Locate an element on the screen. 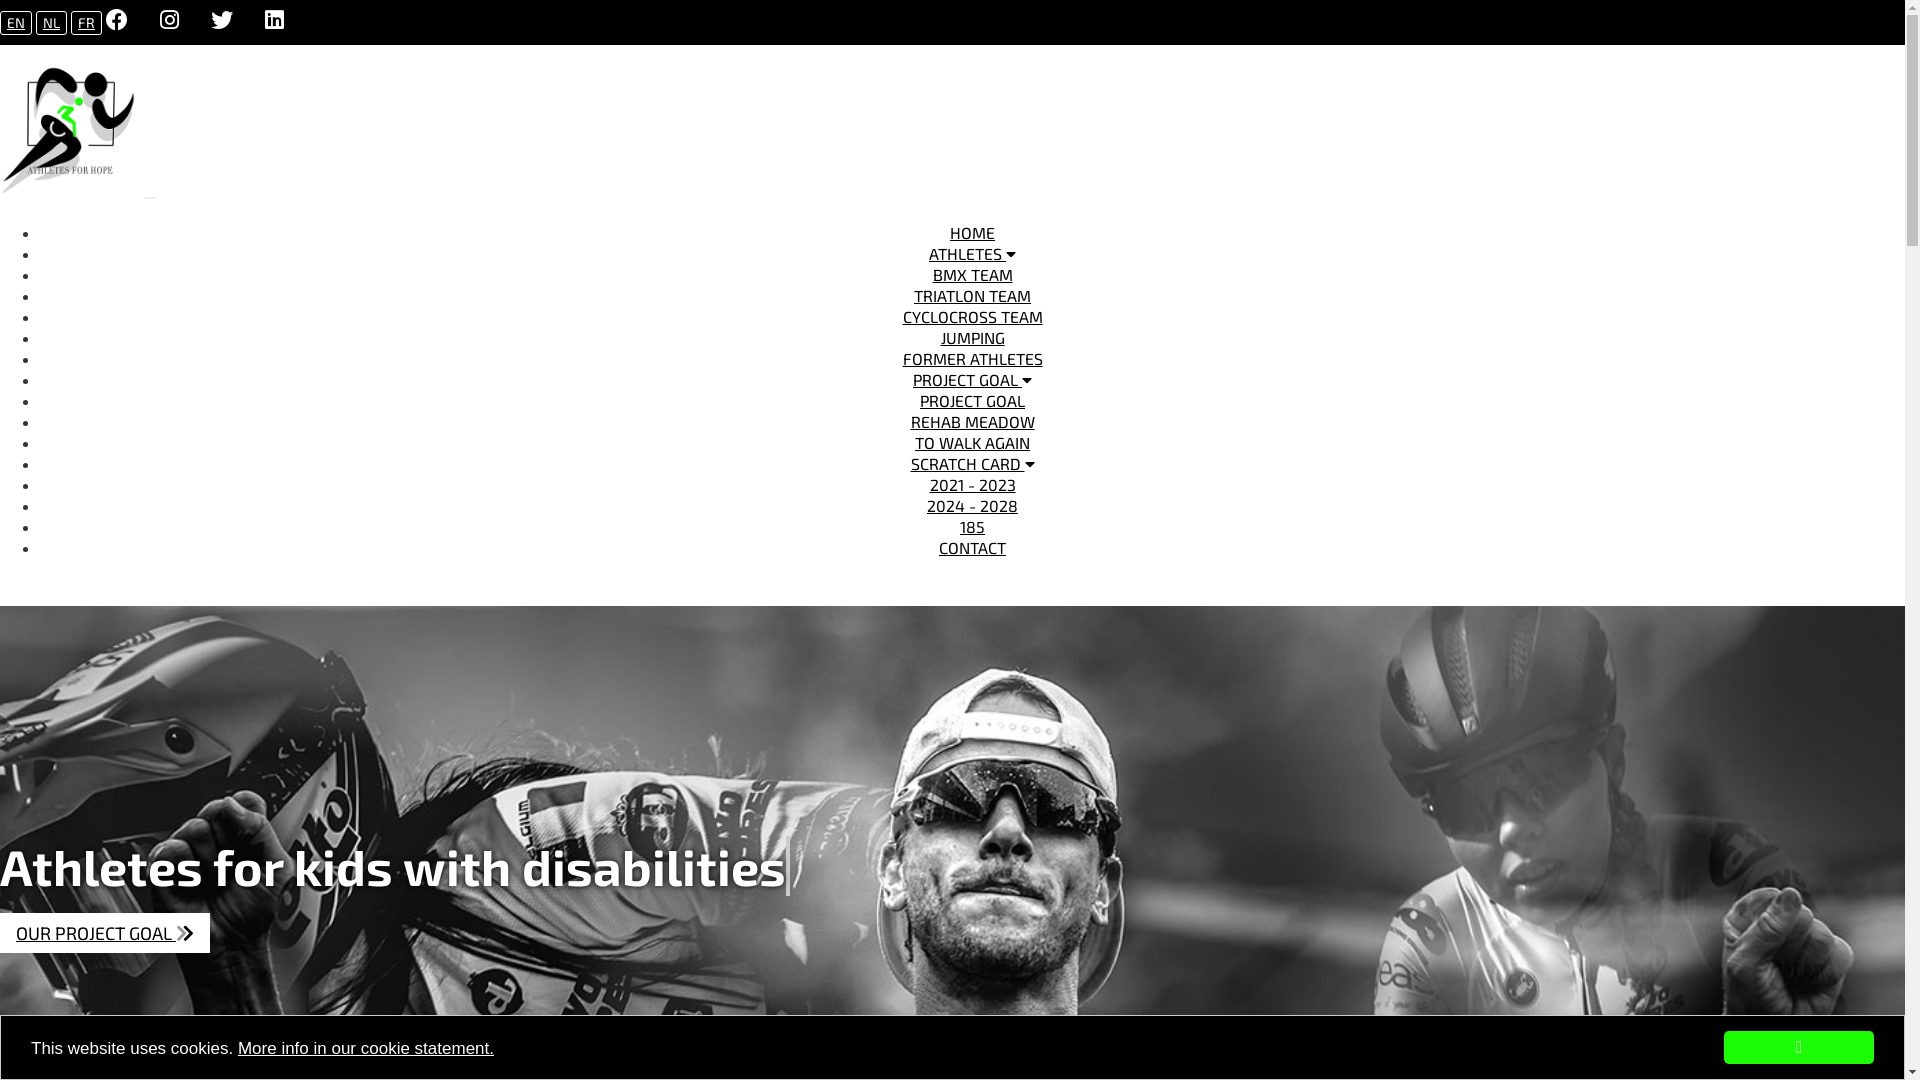  'REHAB MEADOW' is located at coordinates (971, 420).